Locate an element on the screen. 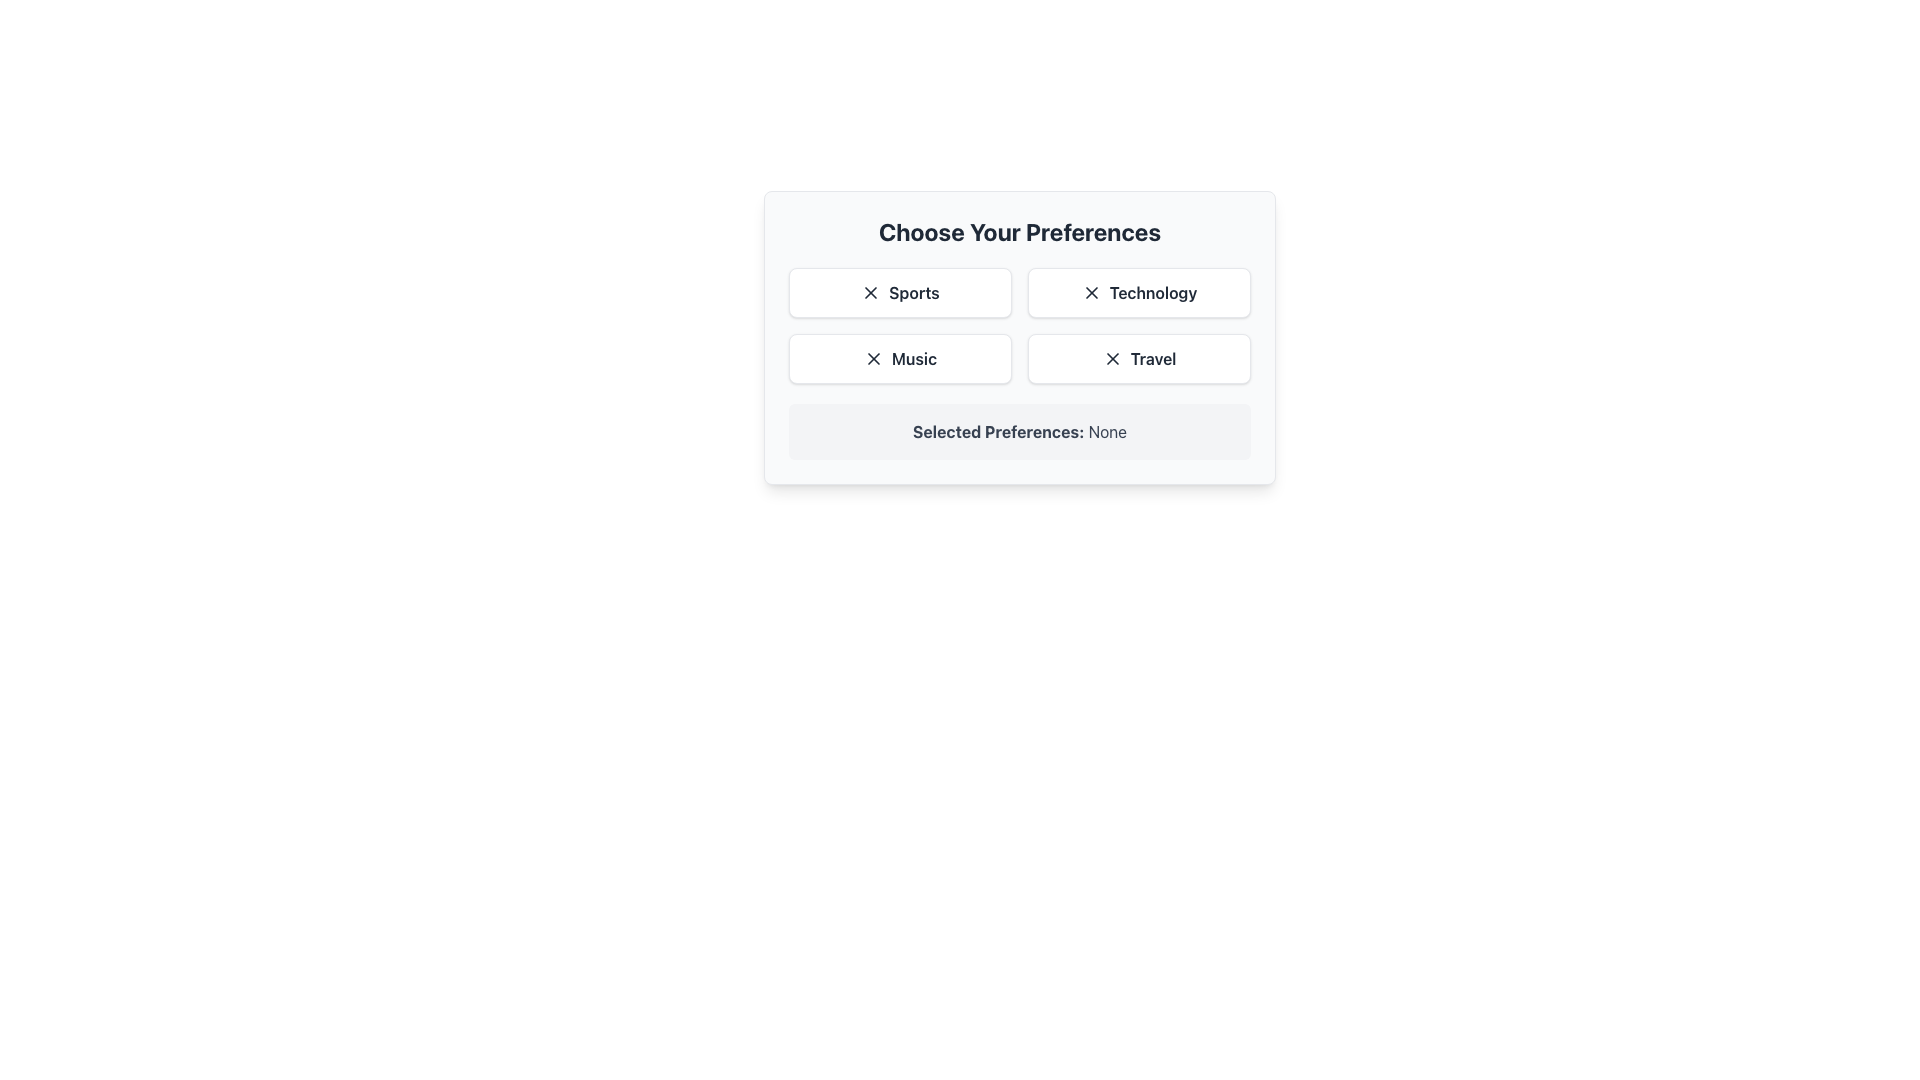  the 'Music' button is located at coordinates (899, 357).